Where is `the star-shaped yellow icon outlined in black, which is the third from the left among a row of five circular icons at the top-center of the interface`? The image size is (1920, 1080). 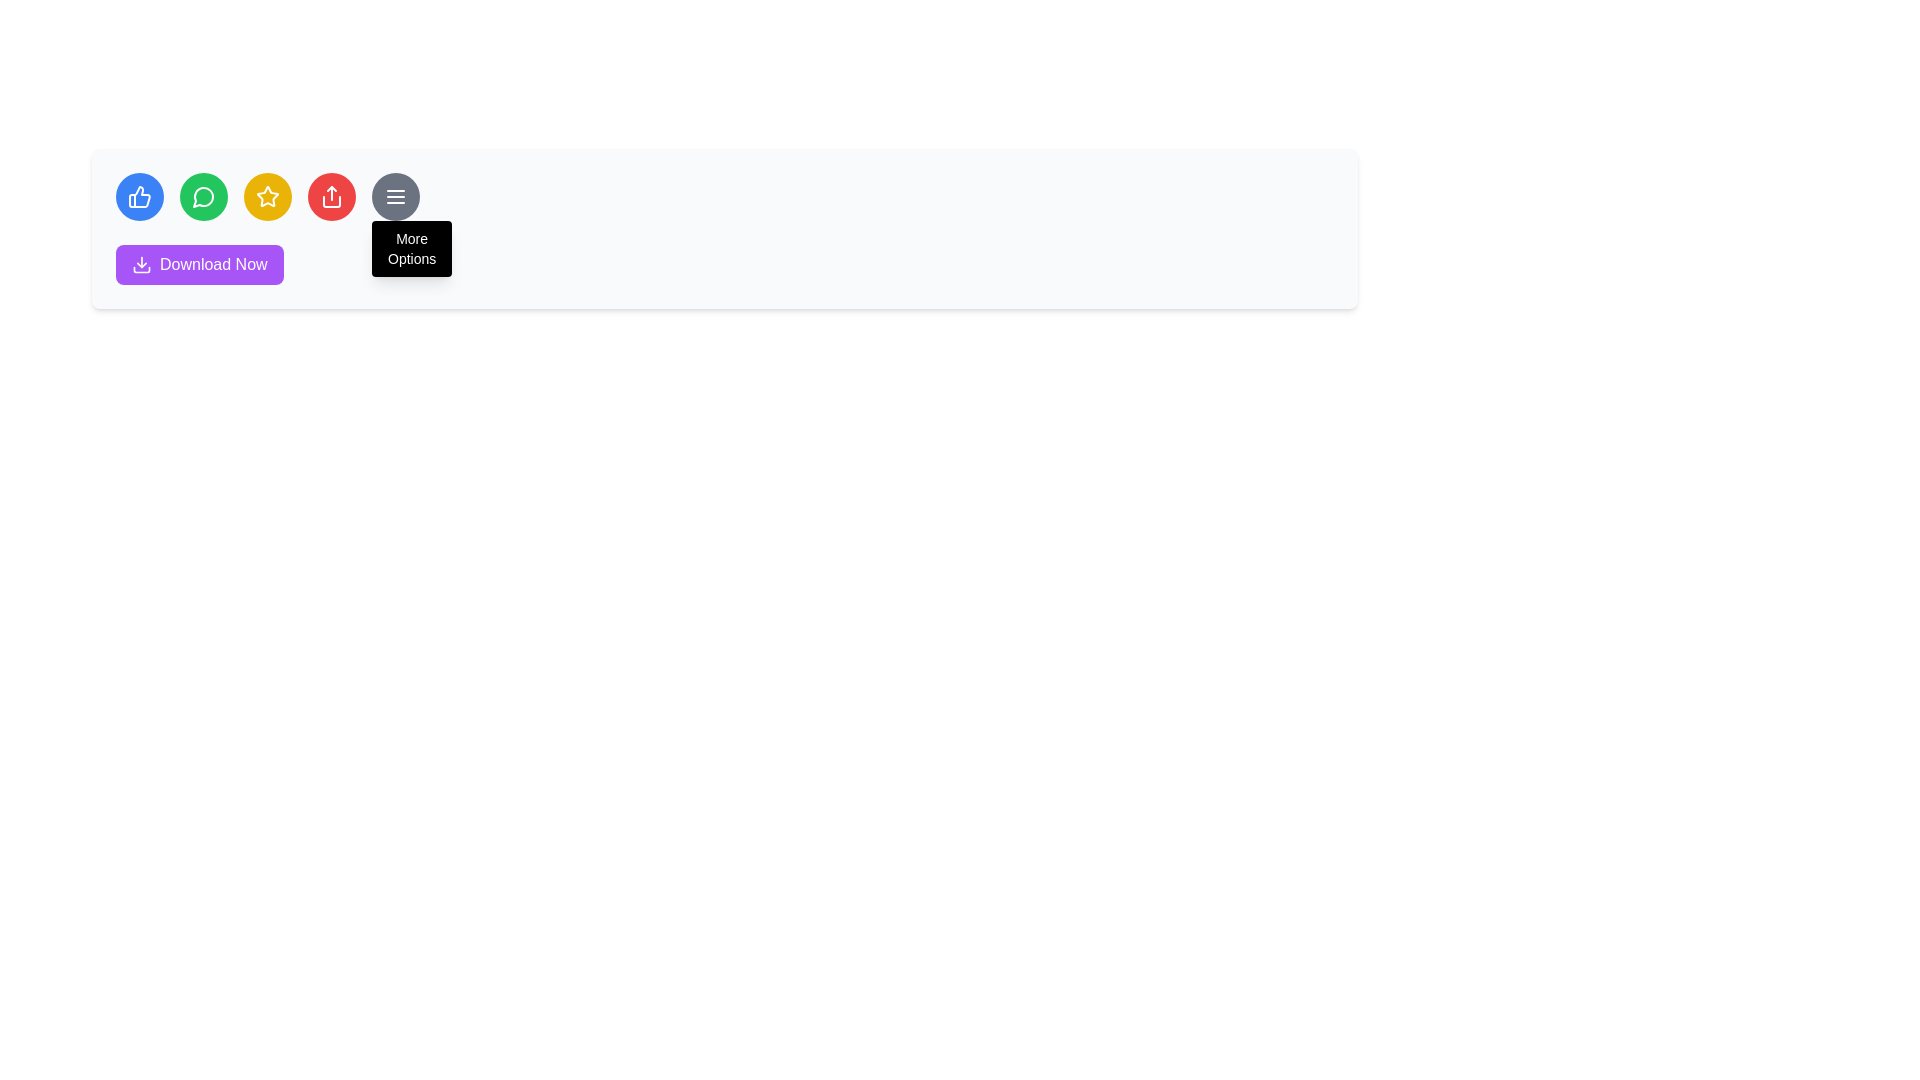
the star-shaped yellow icon outlined in black, which is the third from the left among a row of five circular icons at the top-center of the interface is located at coordinates (267, 196).